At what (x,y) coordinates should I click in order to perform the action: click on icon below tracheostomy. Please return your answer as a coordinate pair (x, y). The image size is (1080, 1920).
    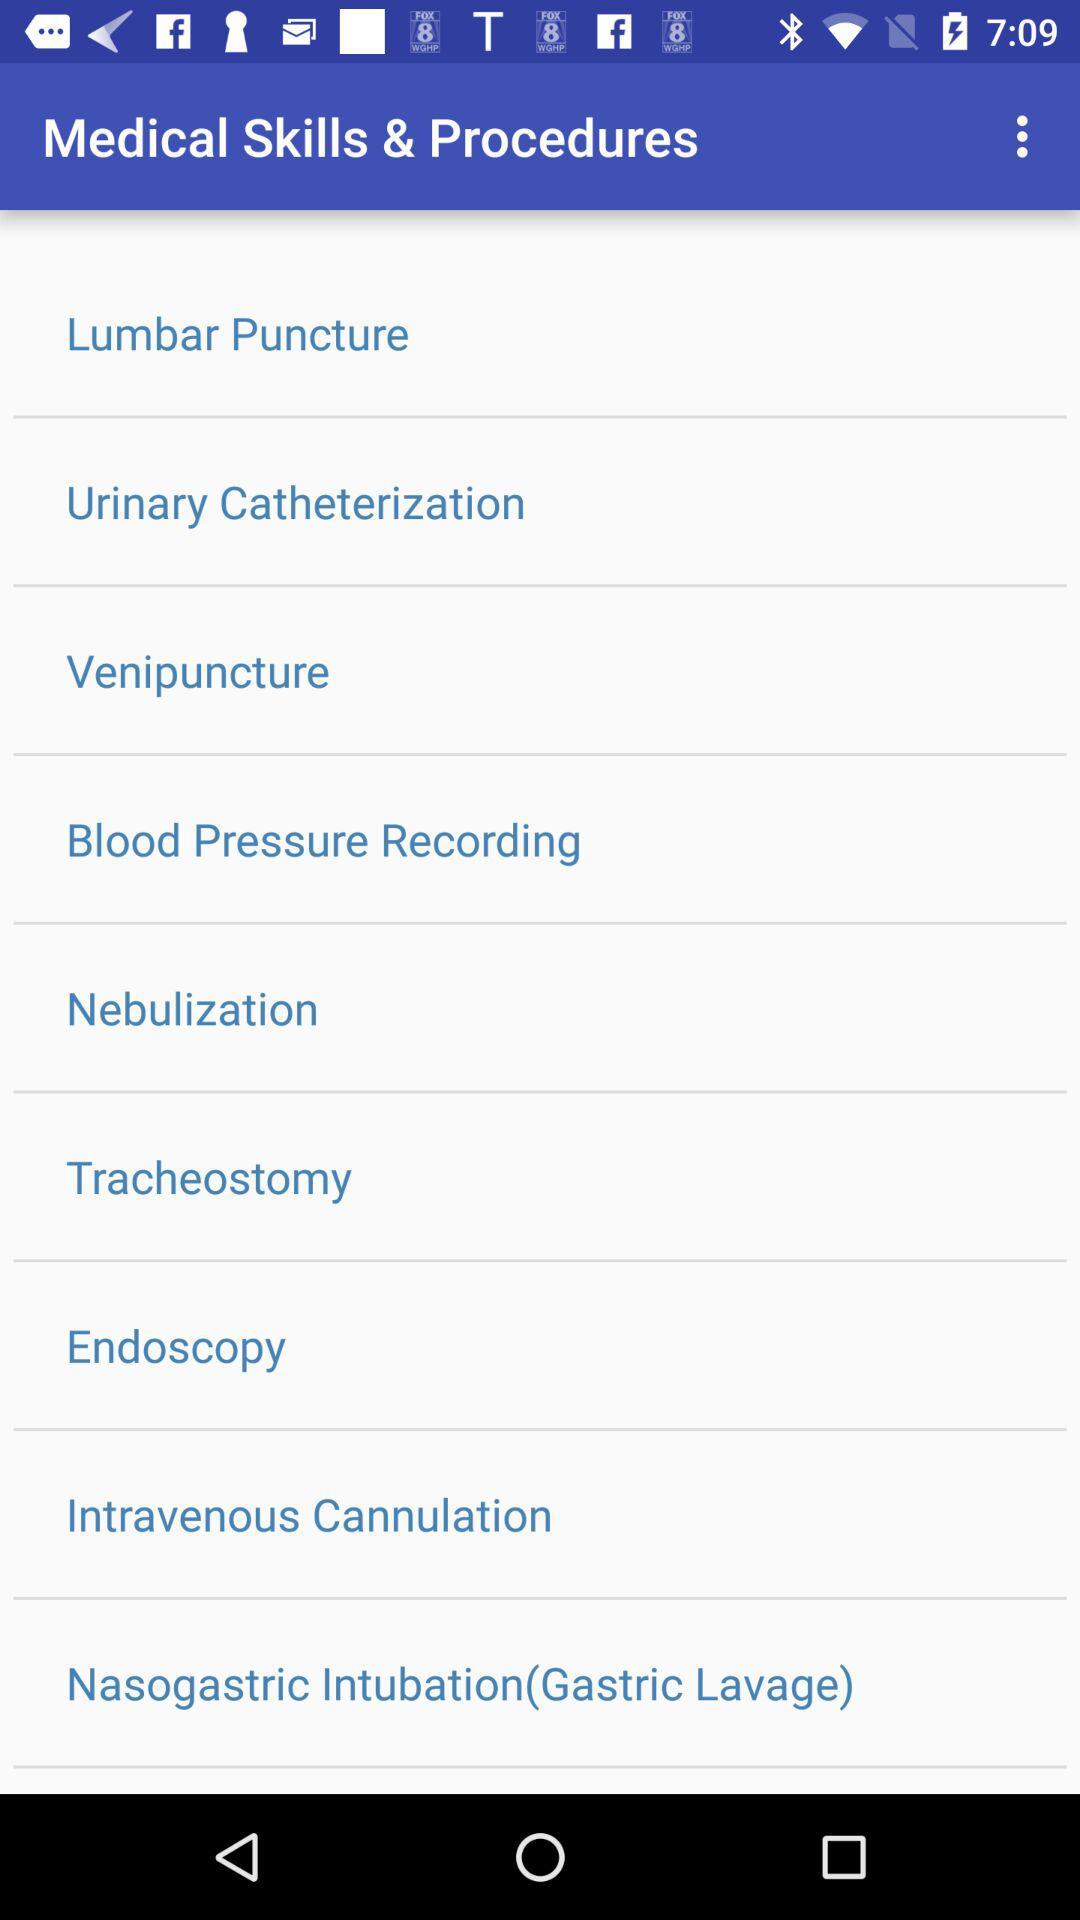
    Looking at the image, I should click on (540, 1345).